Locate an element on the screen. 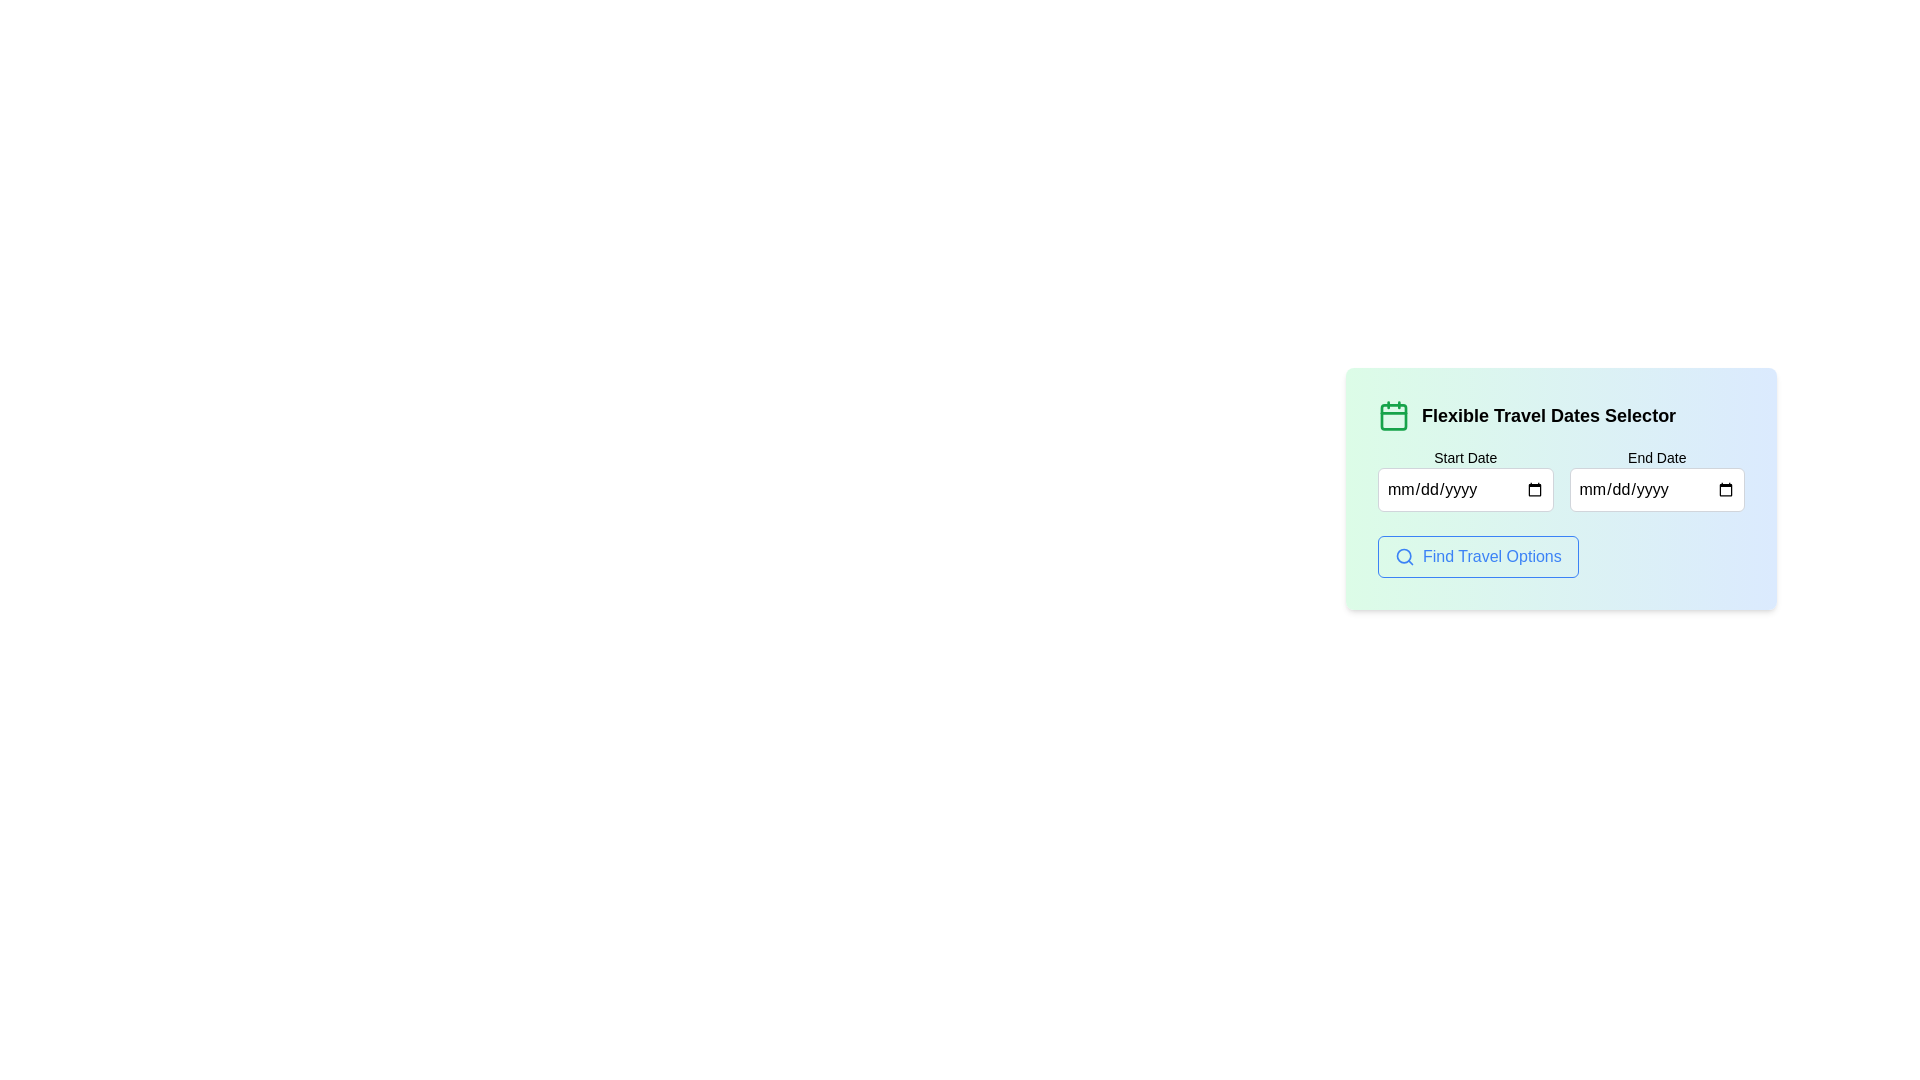  the central circular shape within the SVG graphic of the search icon, which is part of the interface containing the 'Find Travel Options' button is located at coordinates (1403, 556).